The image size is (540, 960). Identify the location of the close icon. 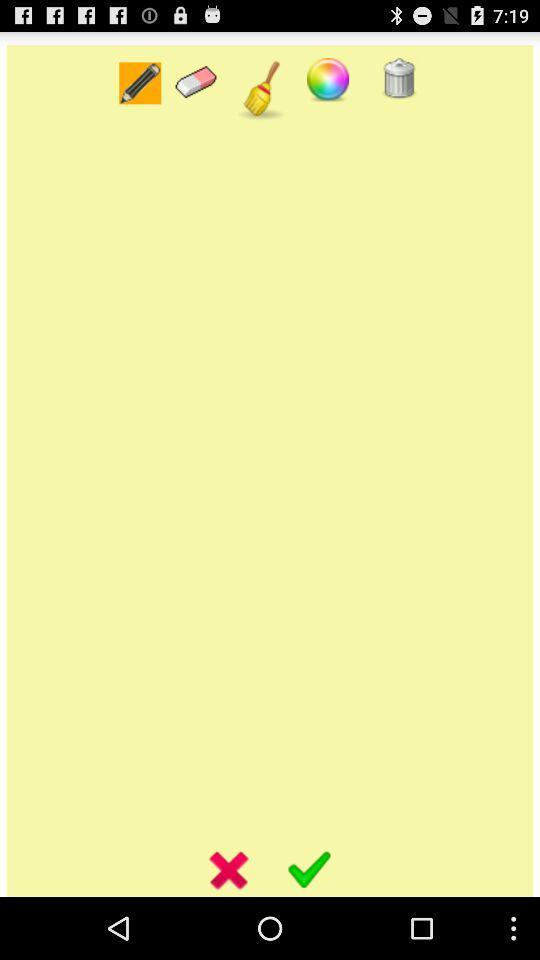
(227, 931).